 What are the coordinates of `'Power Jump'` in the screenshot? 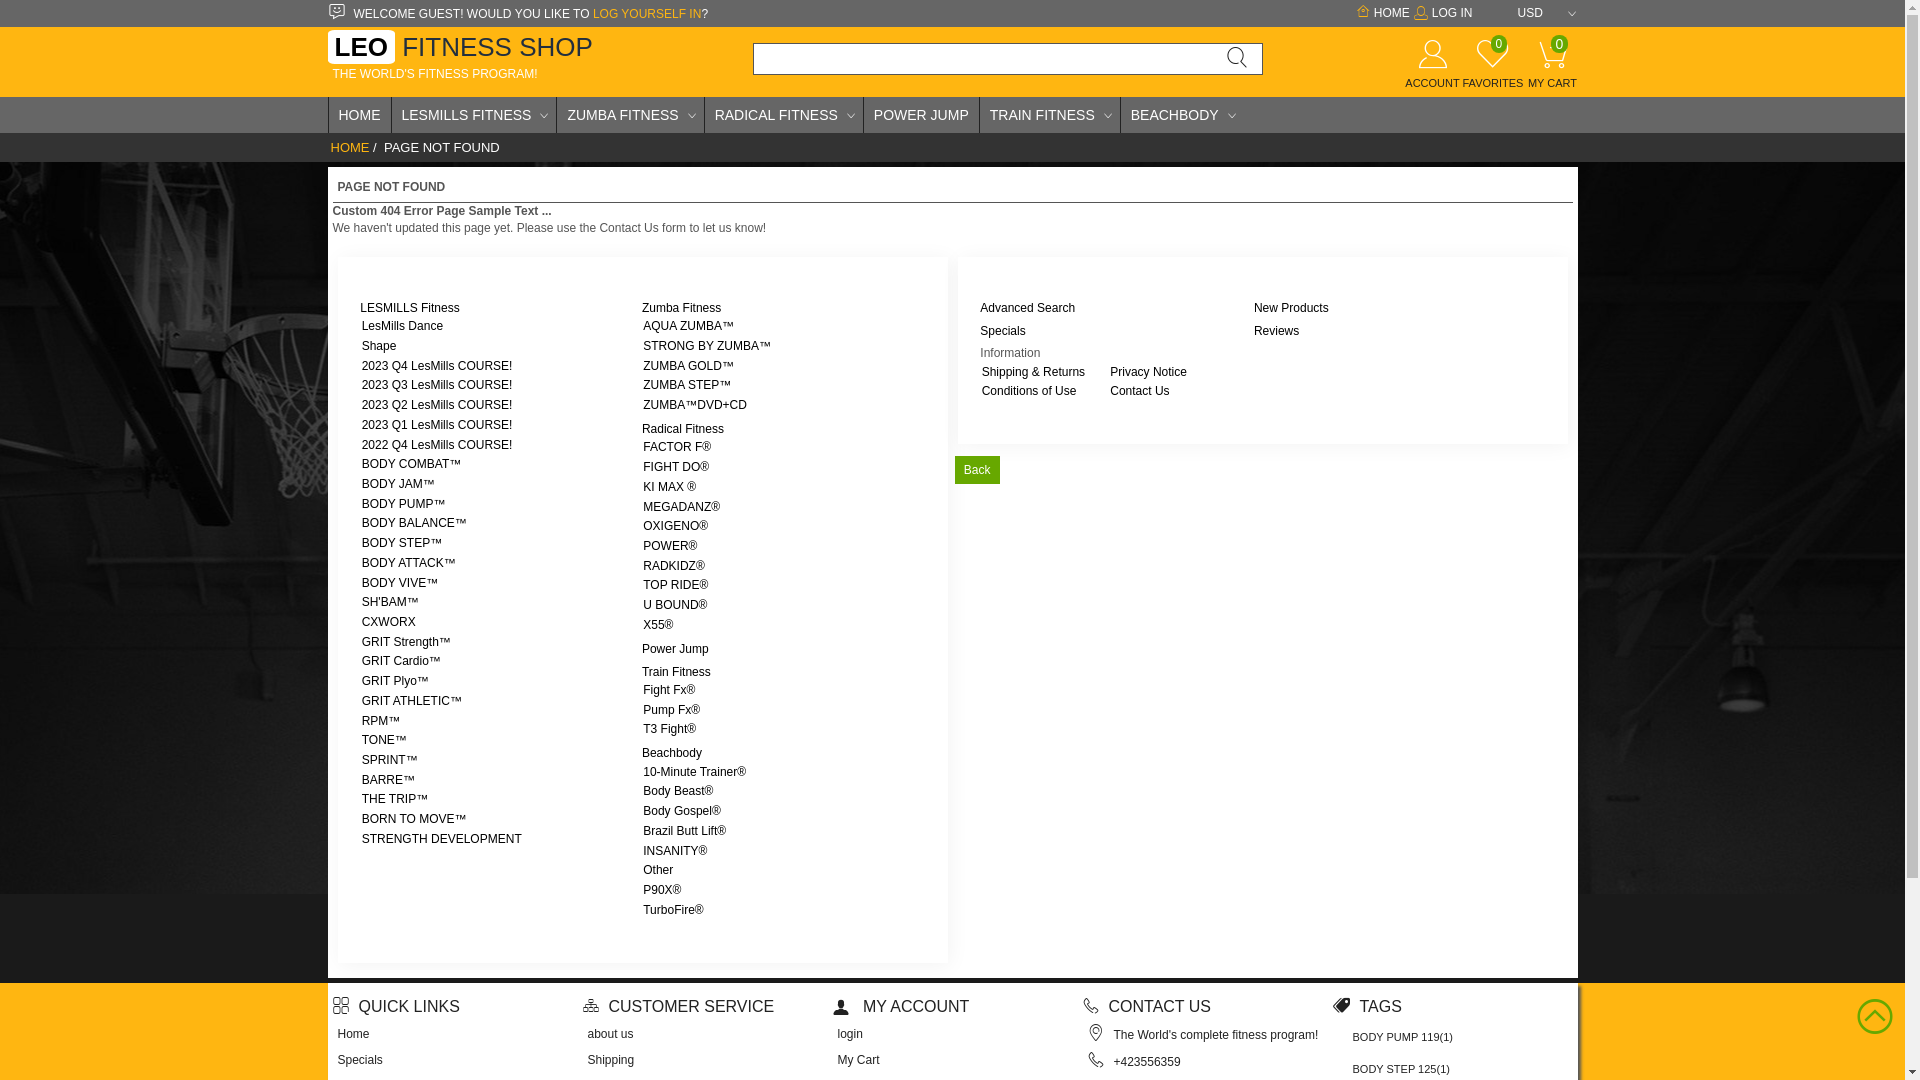 It's located at (675, 648).